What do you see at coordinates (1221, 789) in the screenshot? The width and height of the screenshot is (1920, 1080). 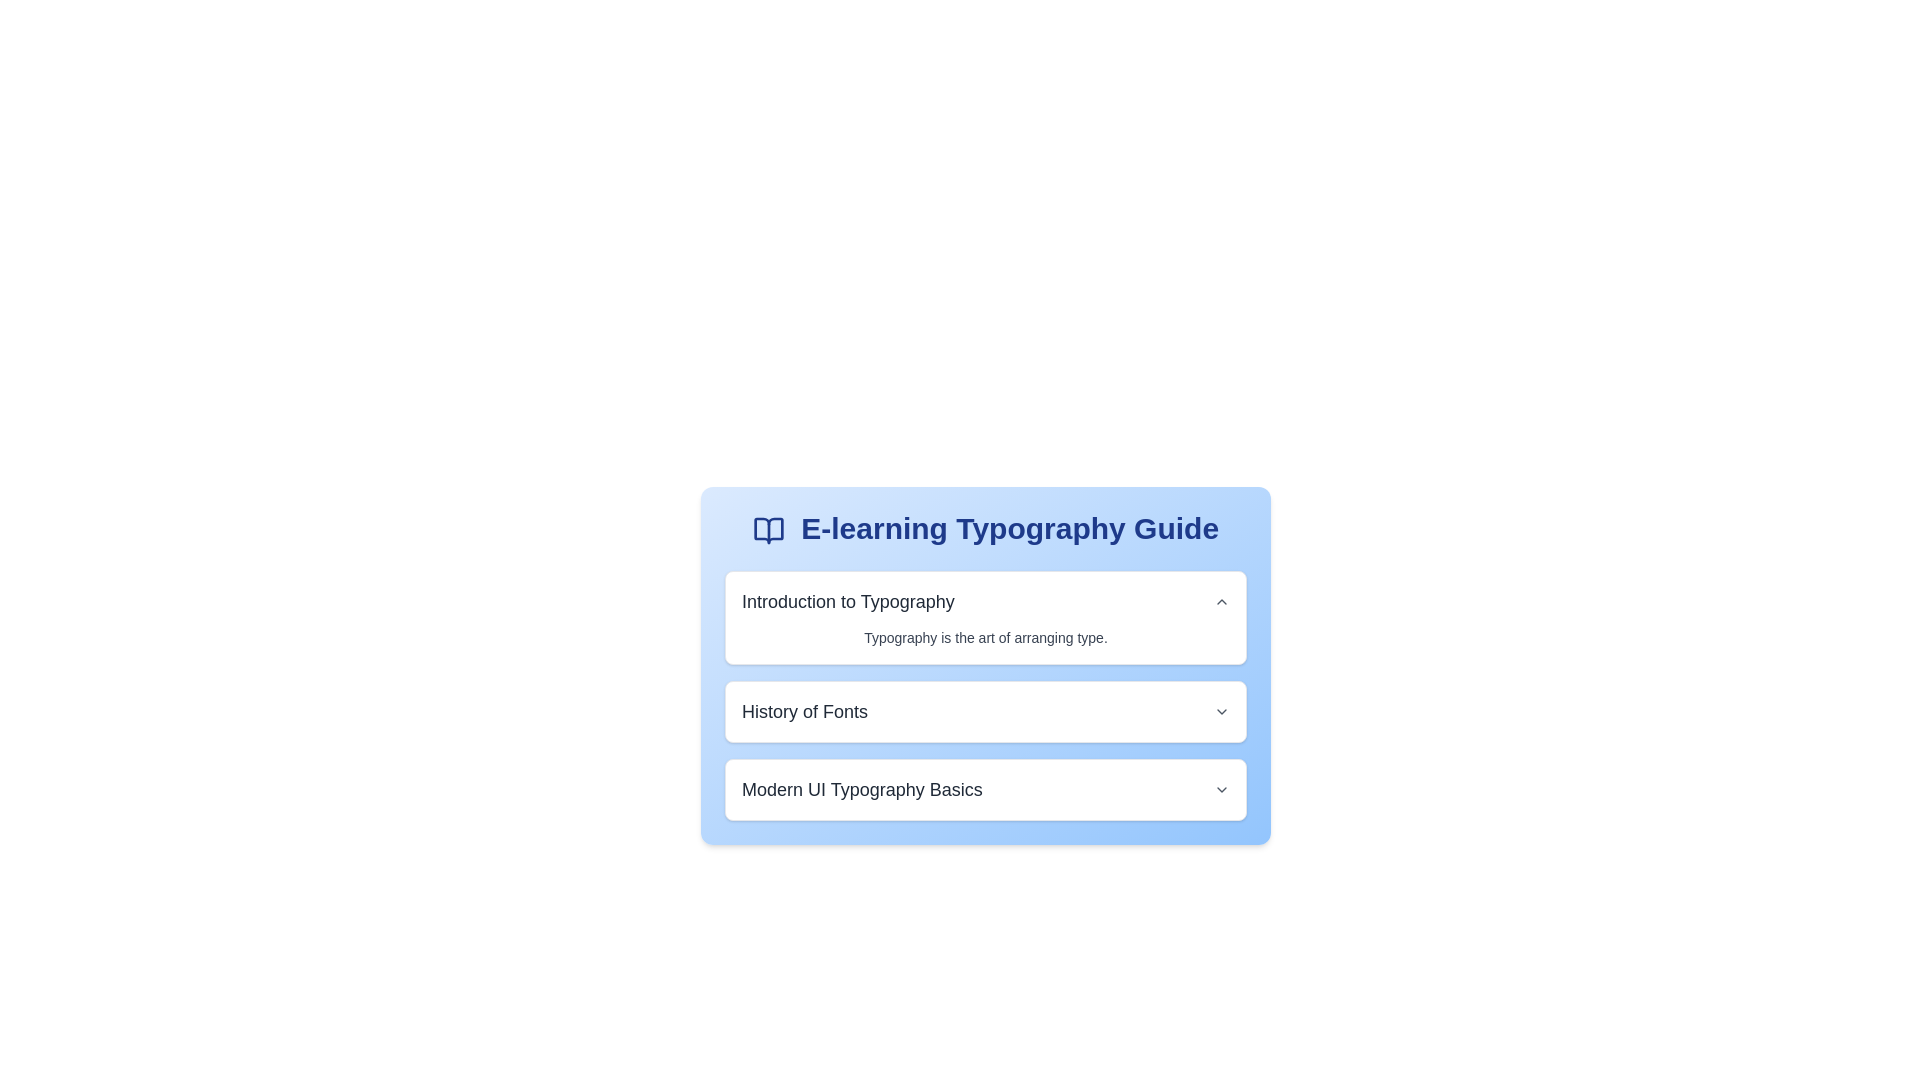 I see `the Dropdown toggle button located in the bottom row of the vertical list to potentially view information tooltips related to 'Modern UI Typography Basics.'` at bounding box center [1221, 789].